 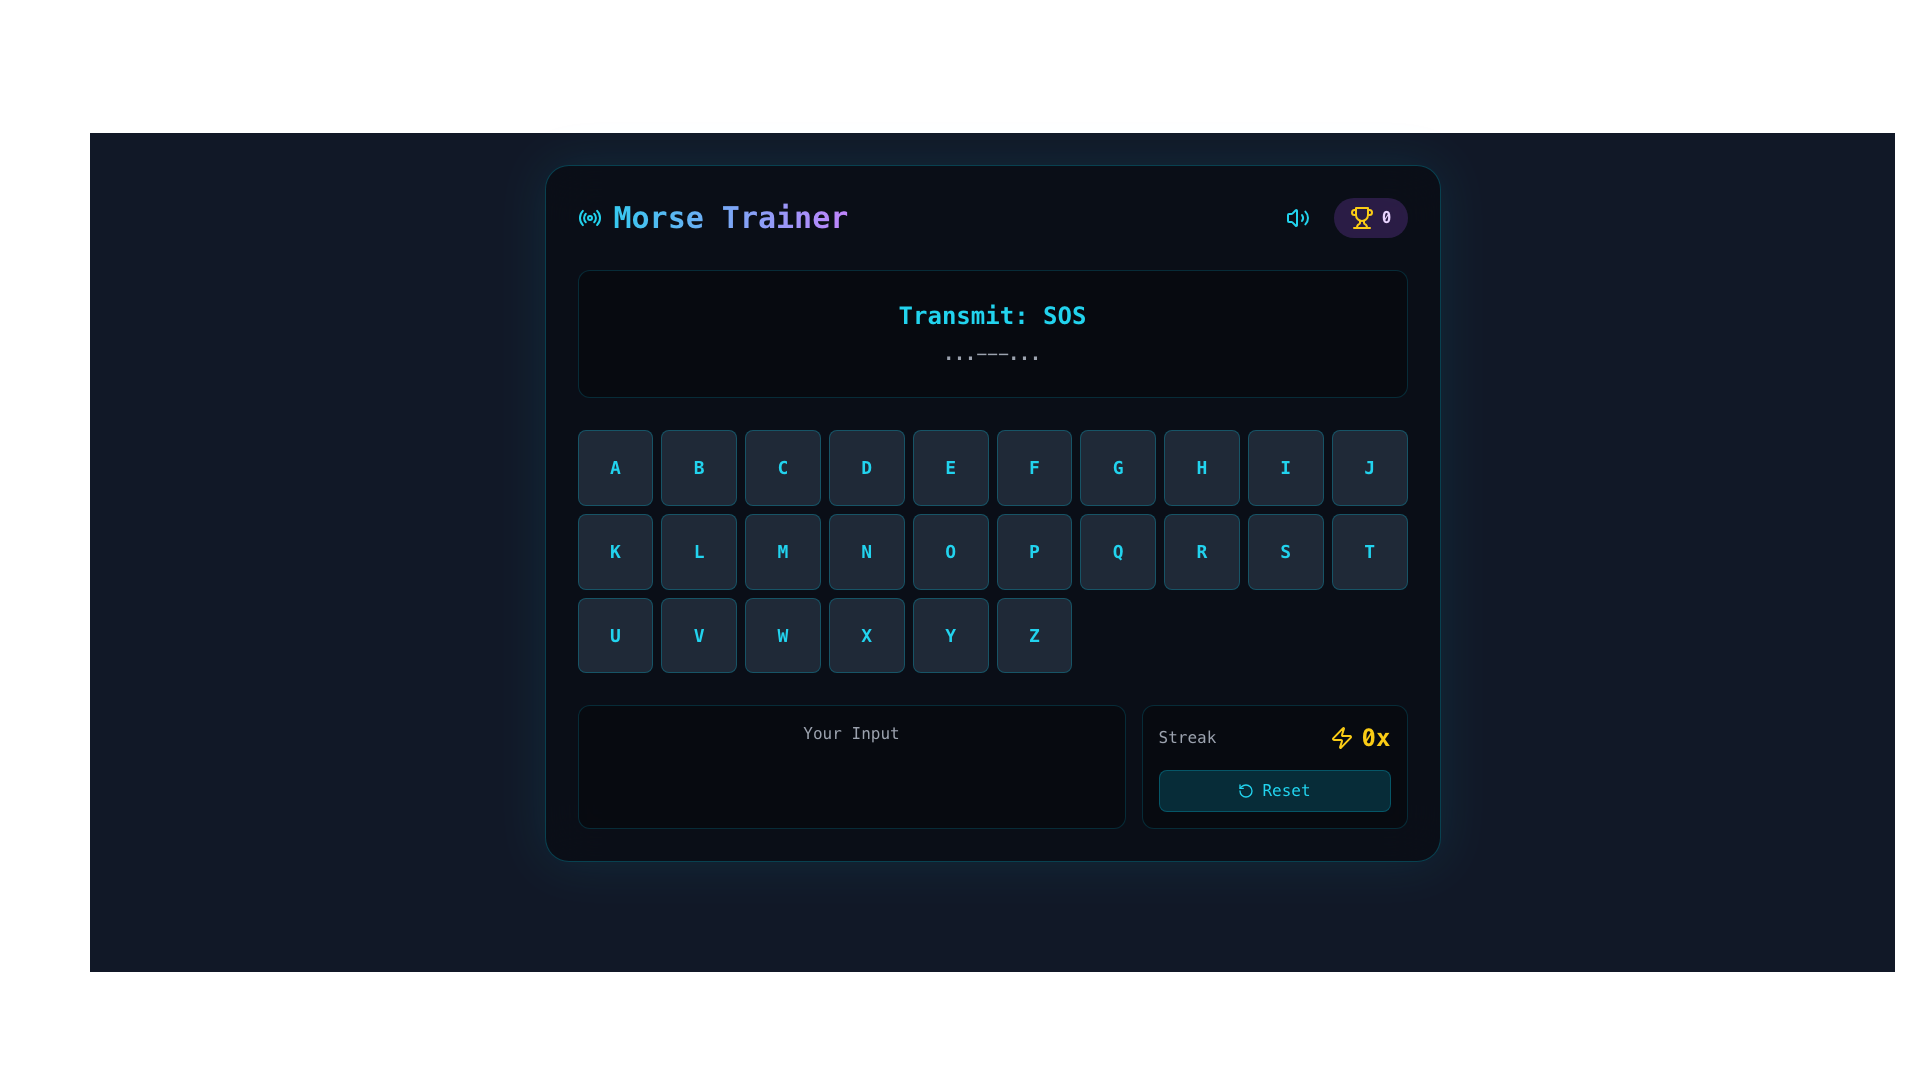 I want to click on the square button with a dark background and a cyan-colored letter 'Y', so click(x=949, y=635).